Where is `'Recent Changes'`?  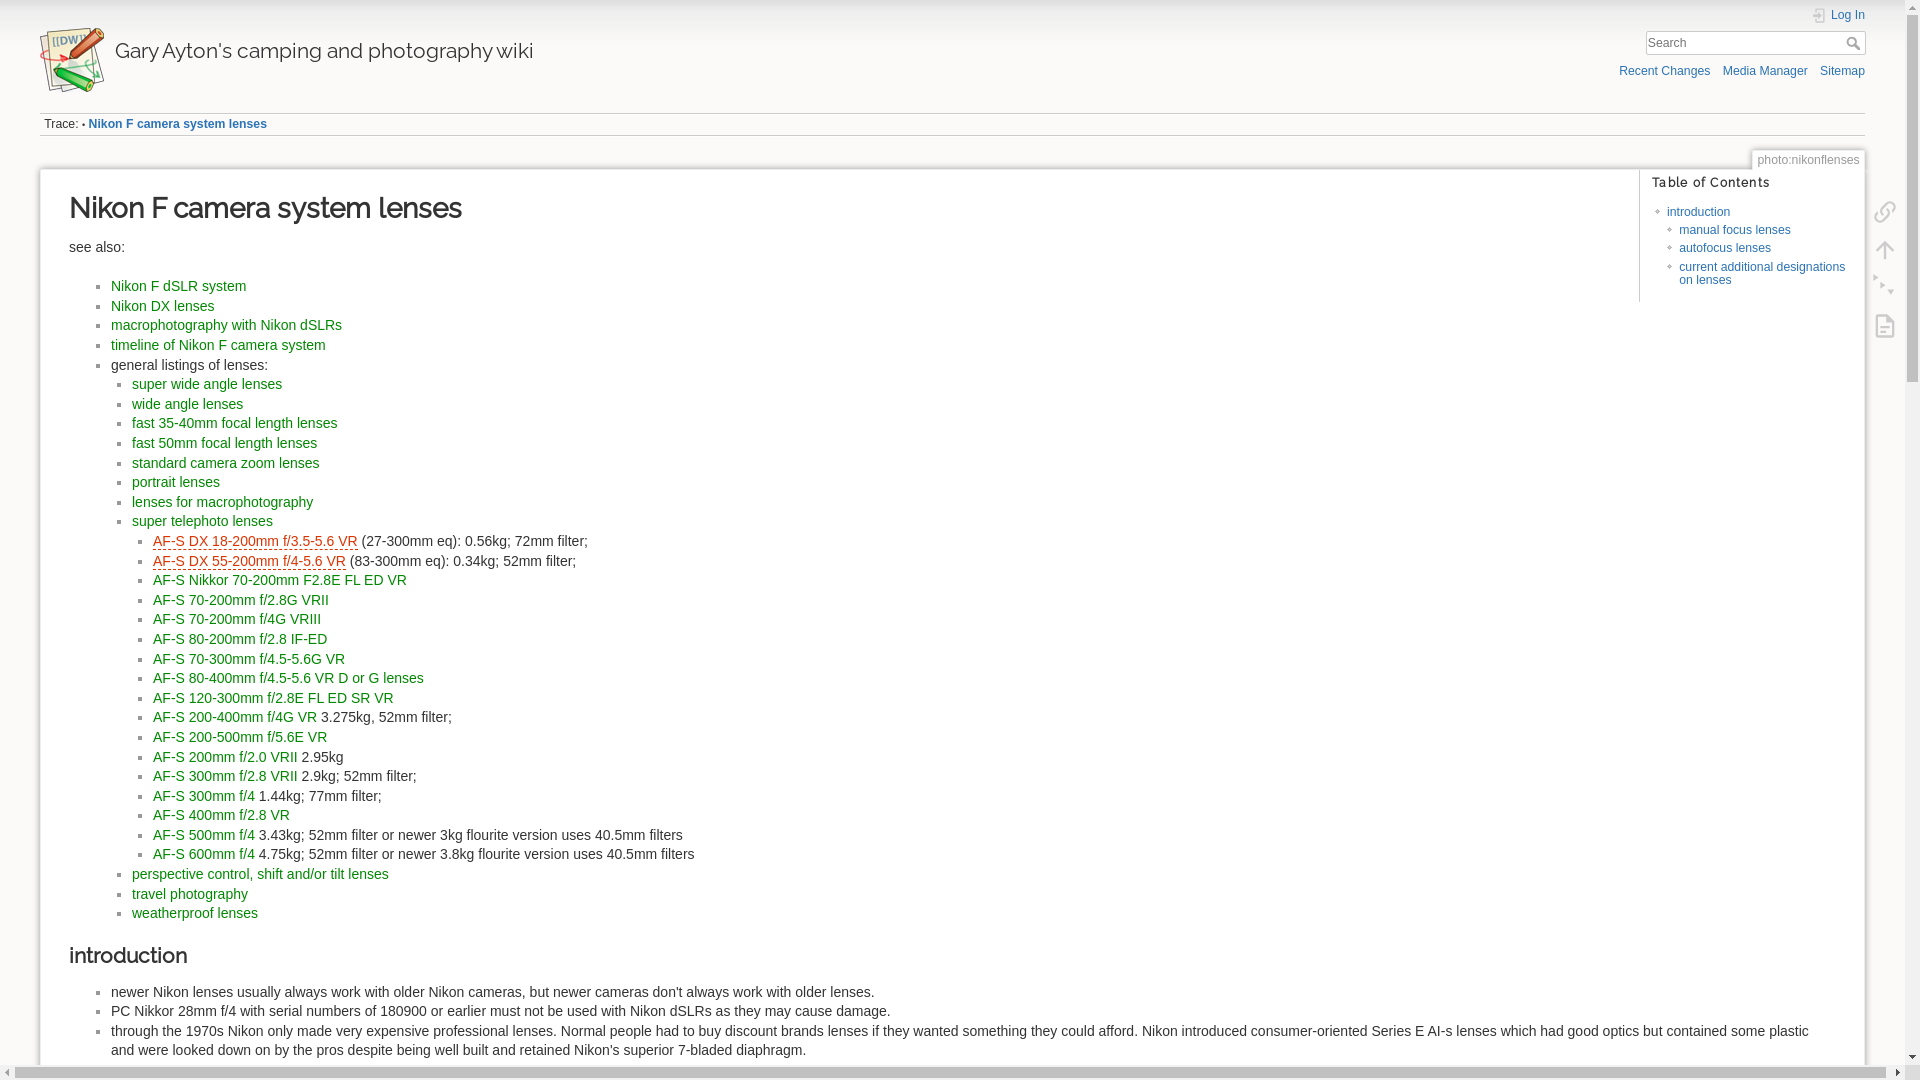
'Recent Changes' is located at coordinates (1664, 69).